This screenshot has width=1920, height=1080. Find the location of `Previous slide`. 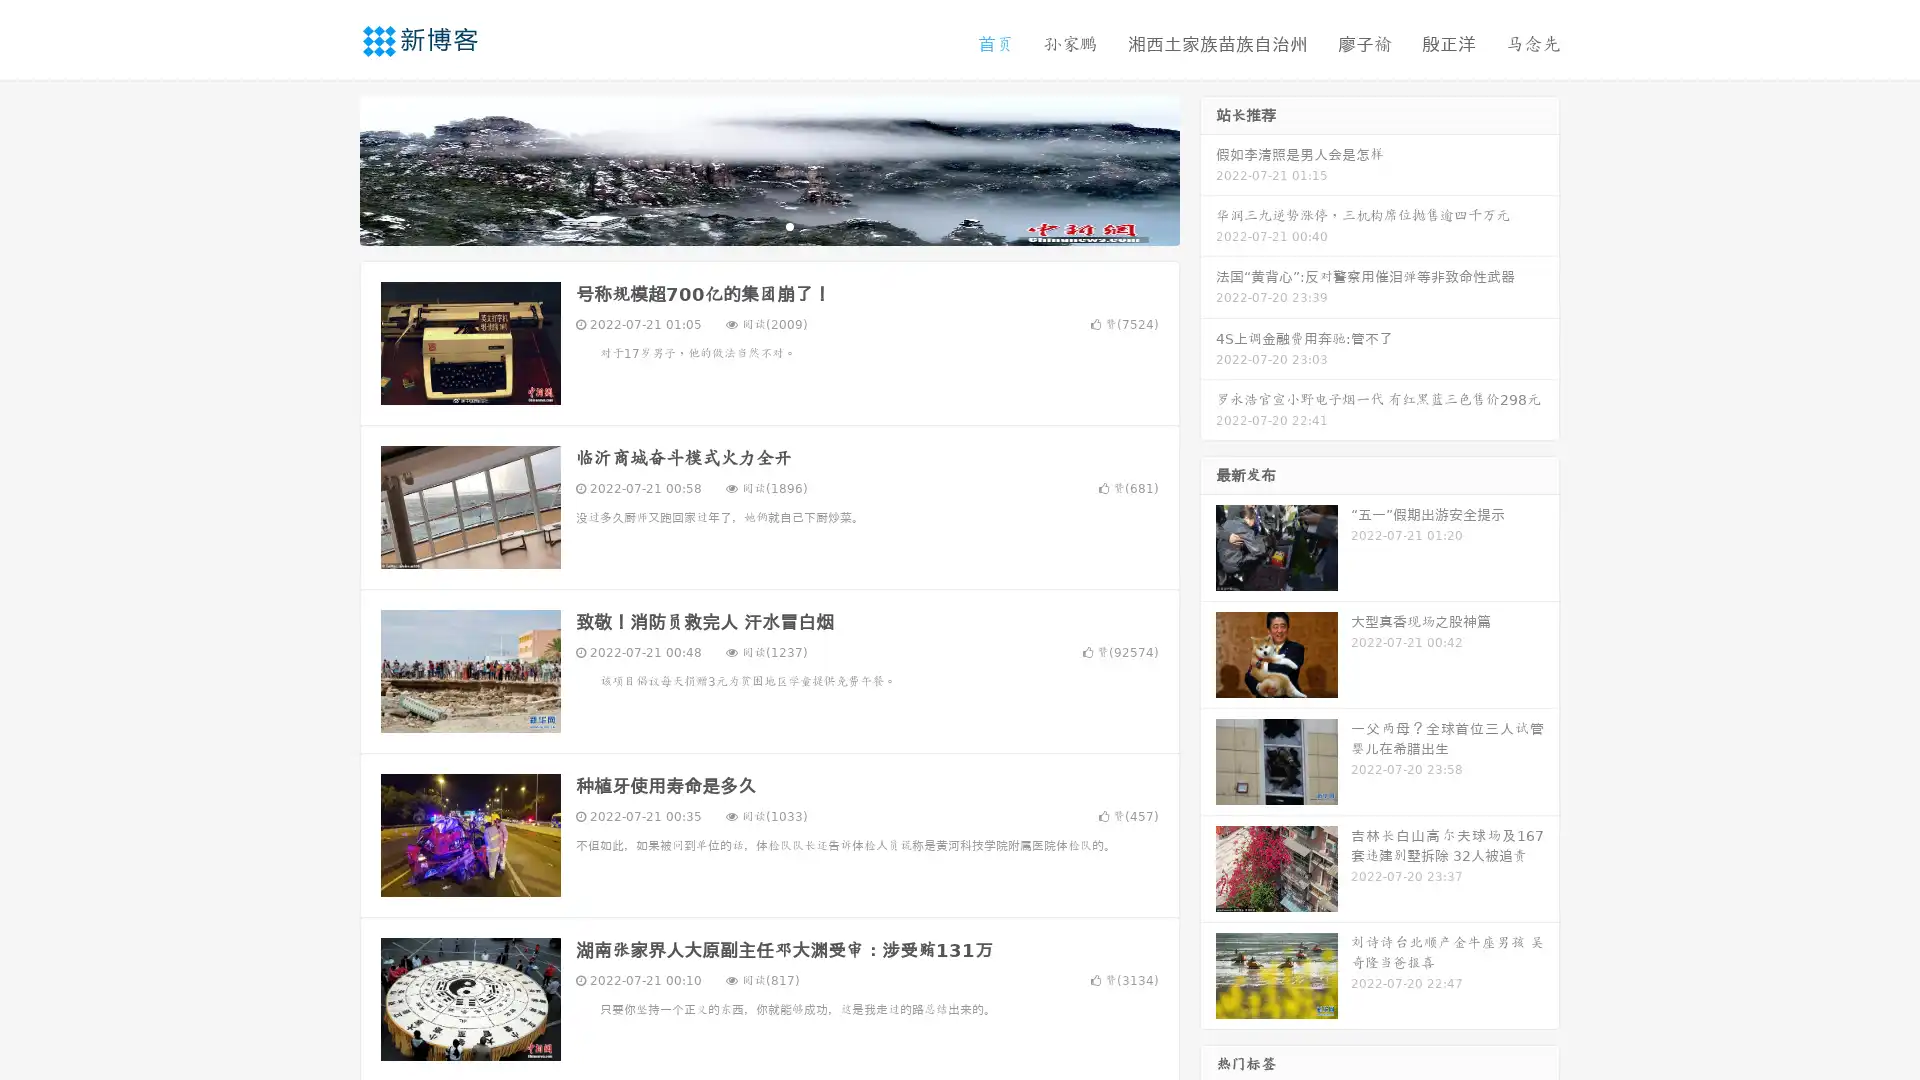

Previous slide is located at coordinates (330, 168).